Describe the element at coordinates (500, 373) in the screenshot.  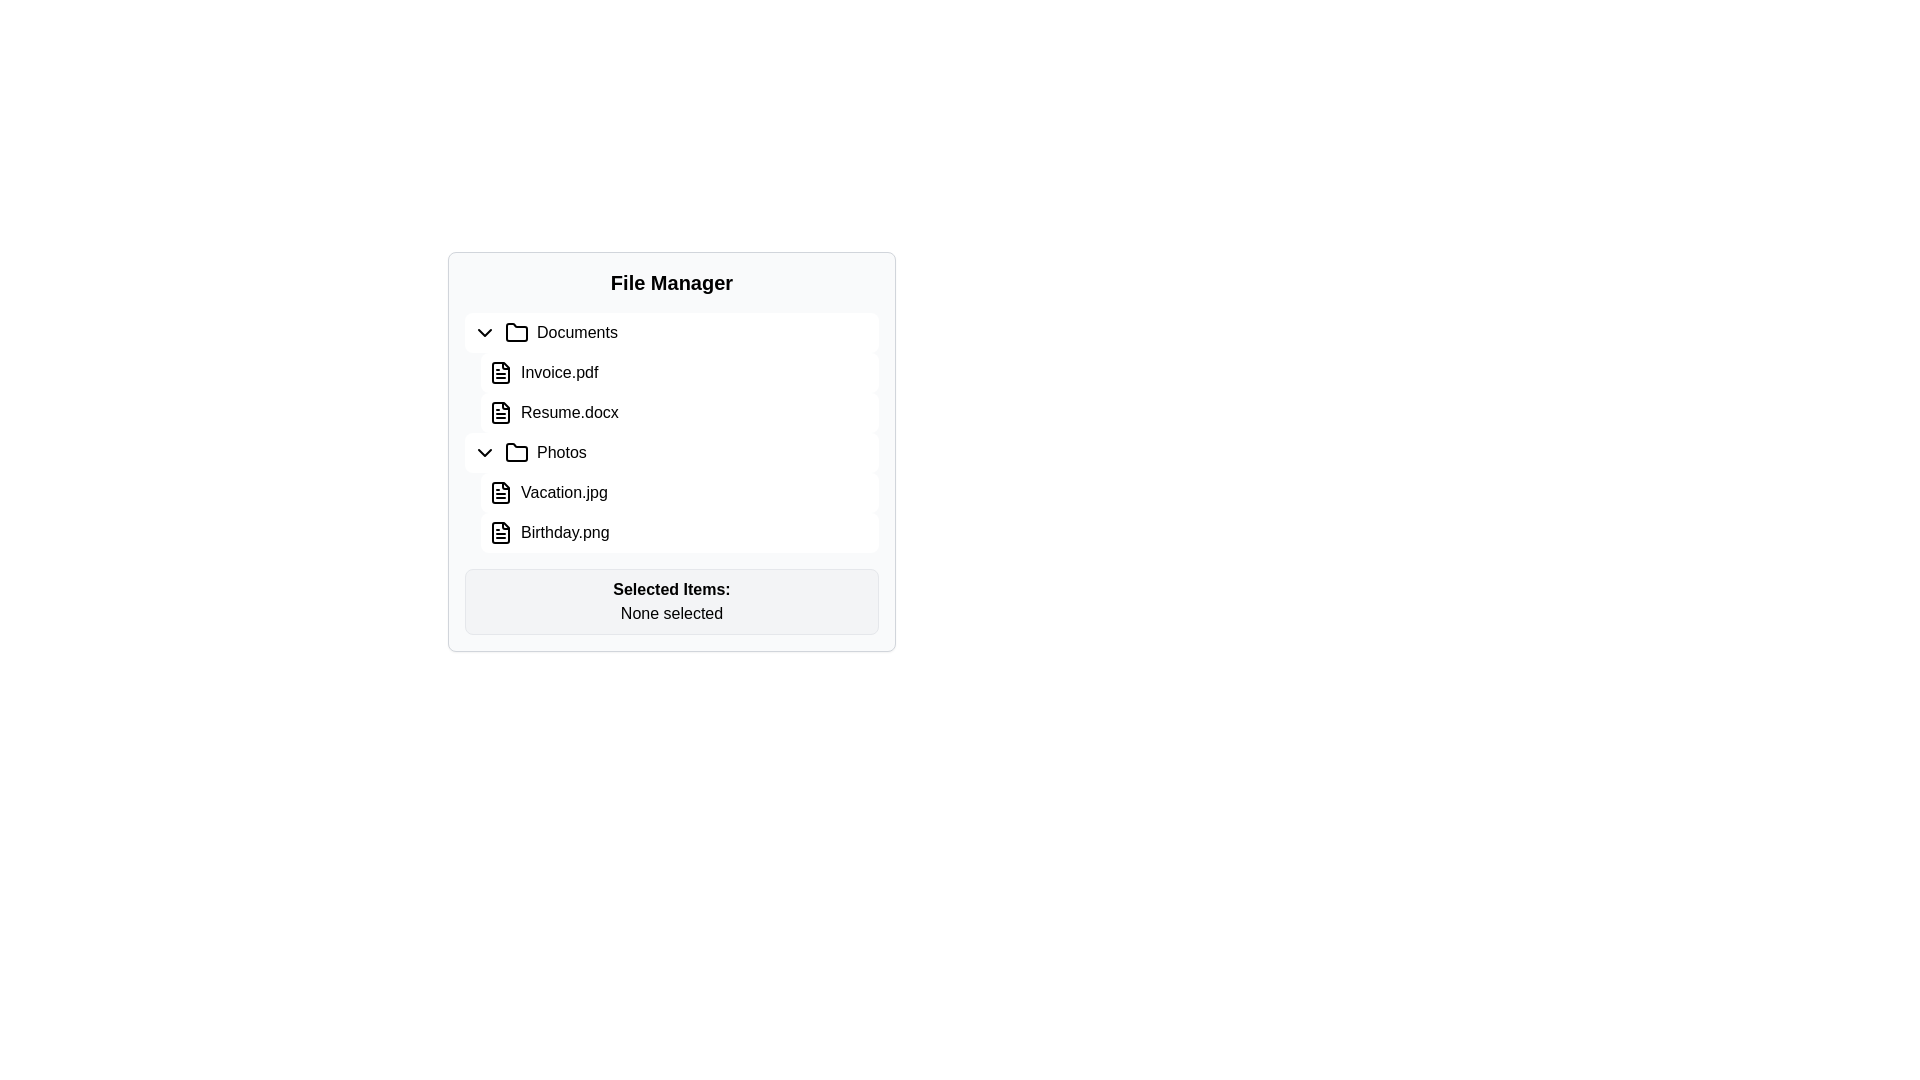
I see `the document icon representing 'Invoice.pdf' in the file manager` at that location.